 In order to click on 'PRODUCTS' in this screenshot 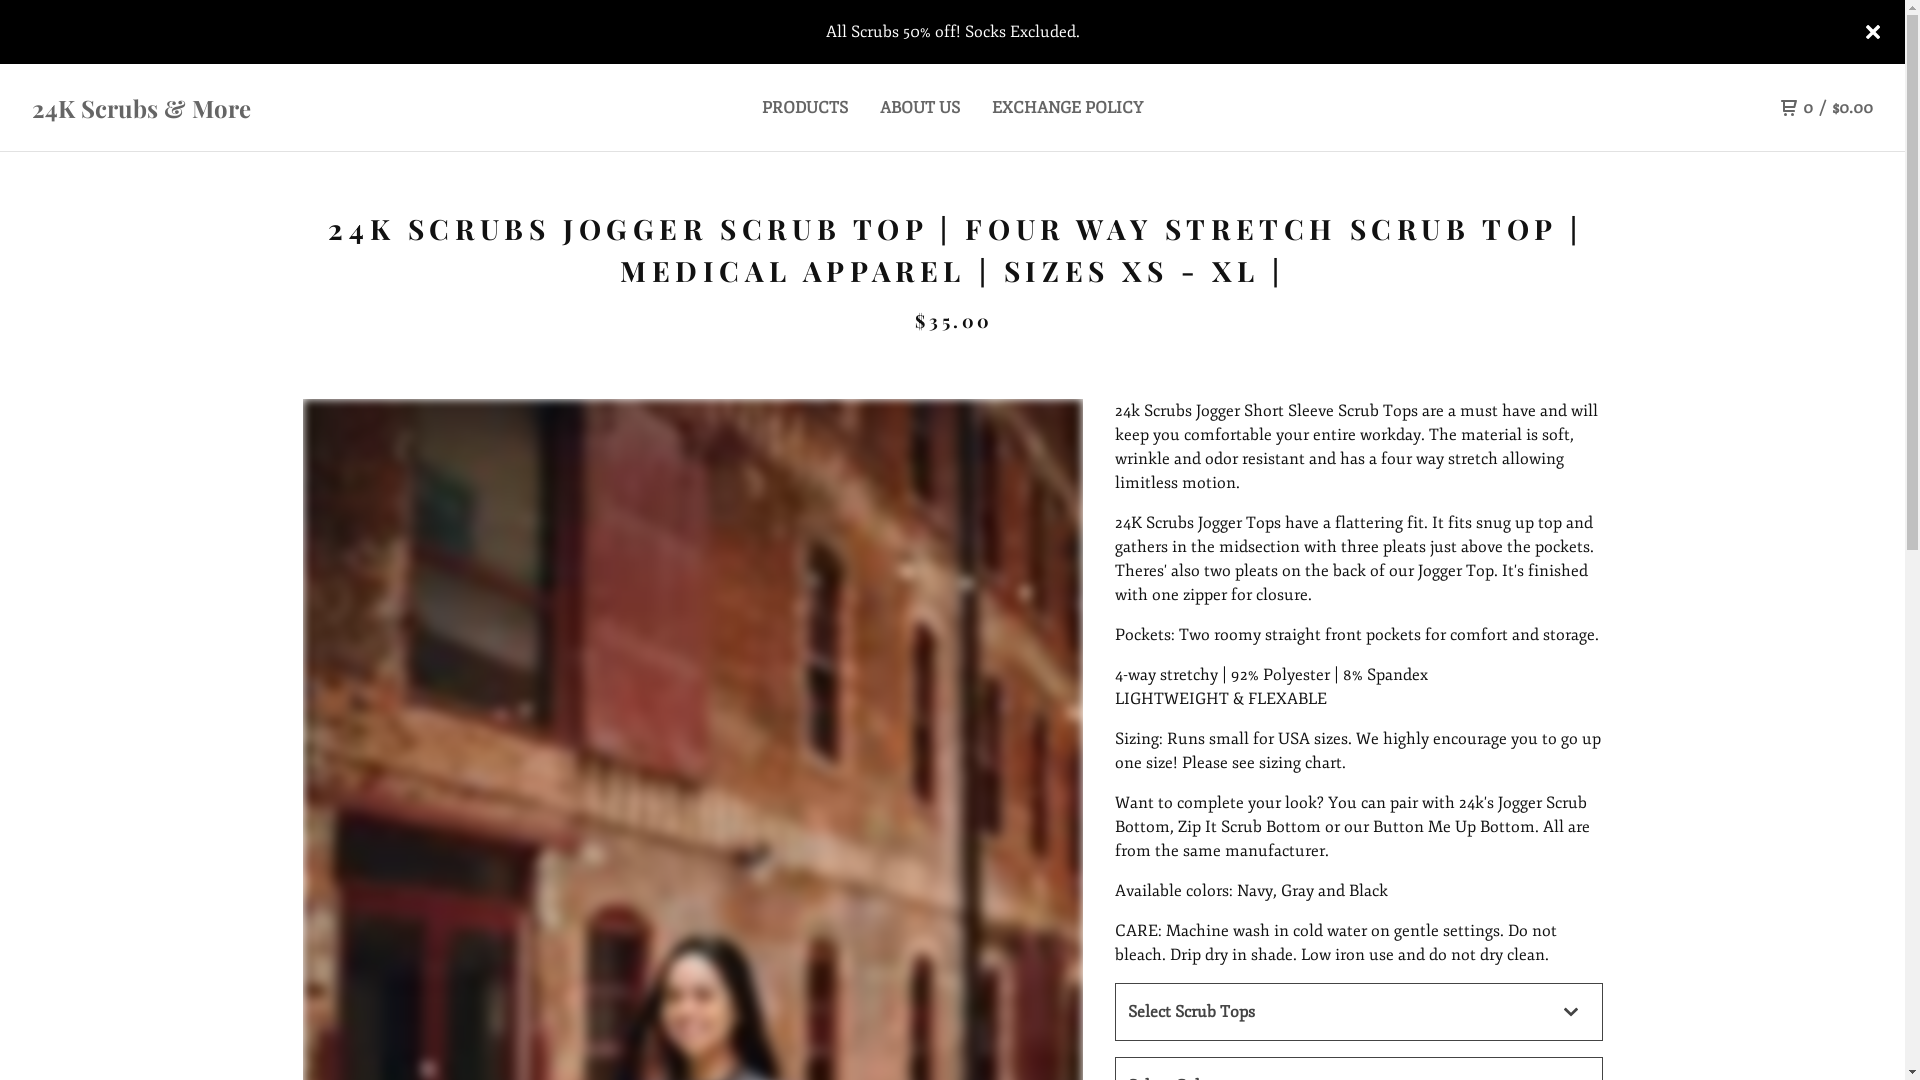, I will do `click(761, 108)`.